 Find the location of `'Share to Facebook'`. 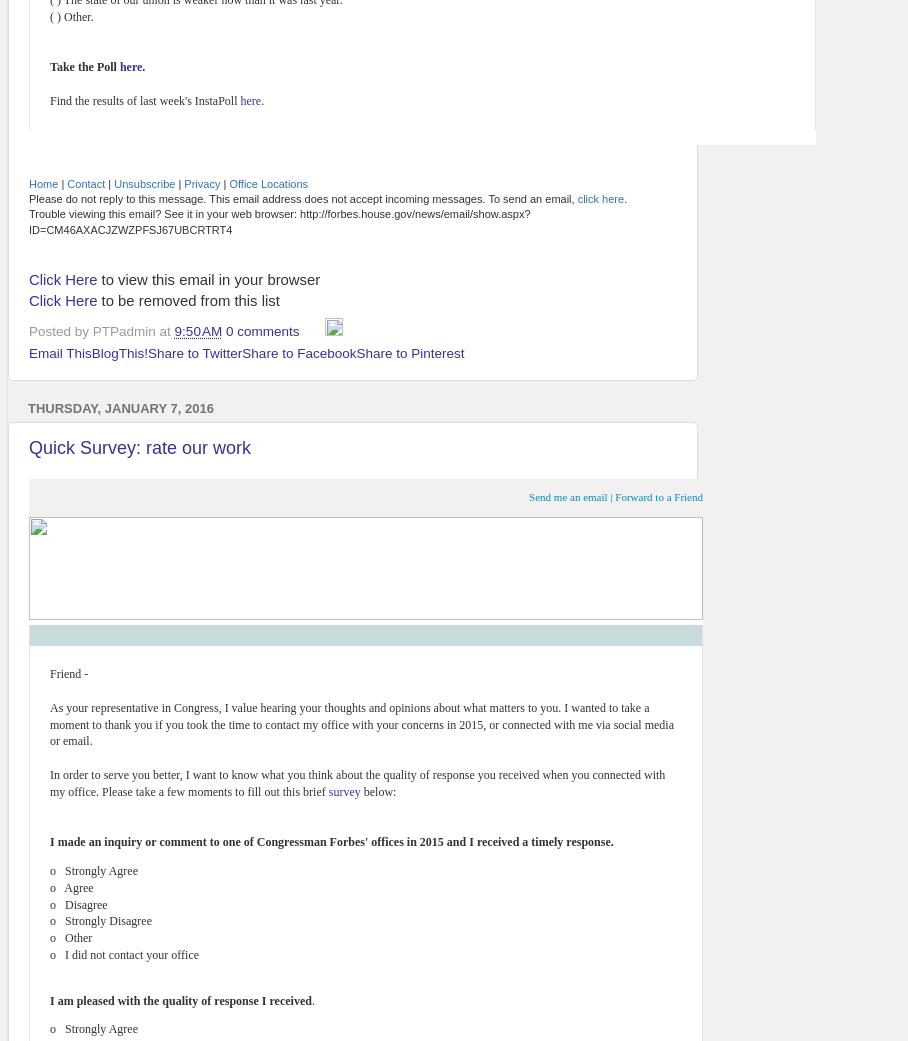

'Share to Facebook' is located at coordinates (299, 352).